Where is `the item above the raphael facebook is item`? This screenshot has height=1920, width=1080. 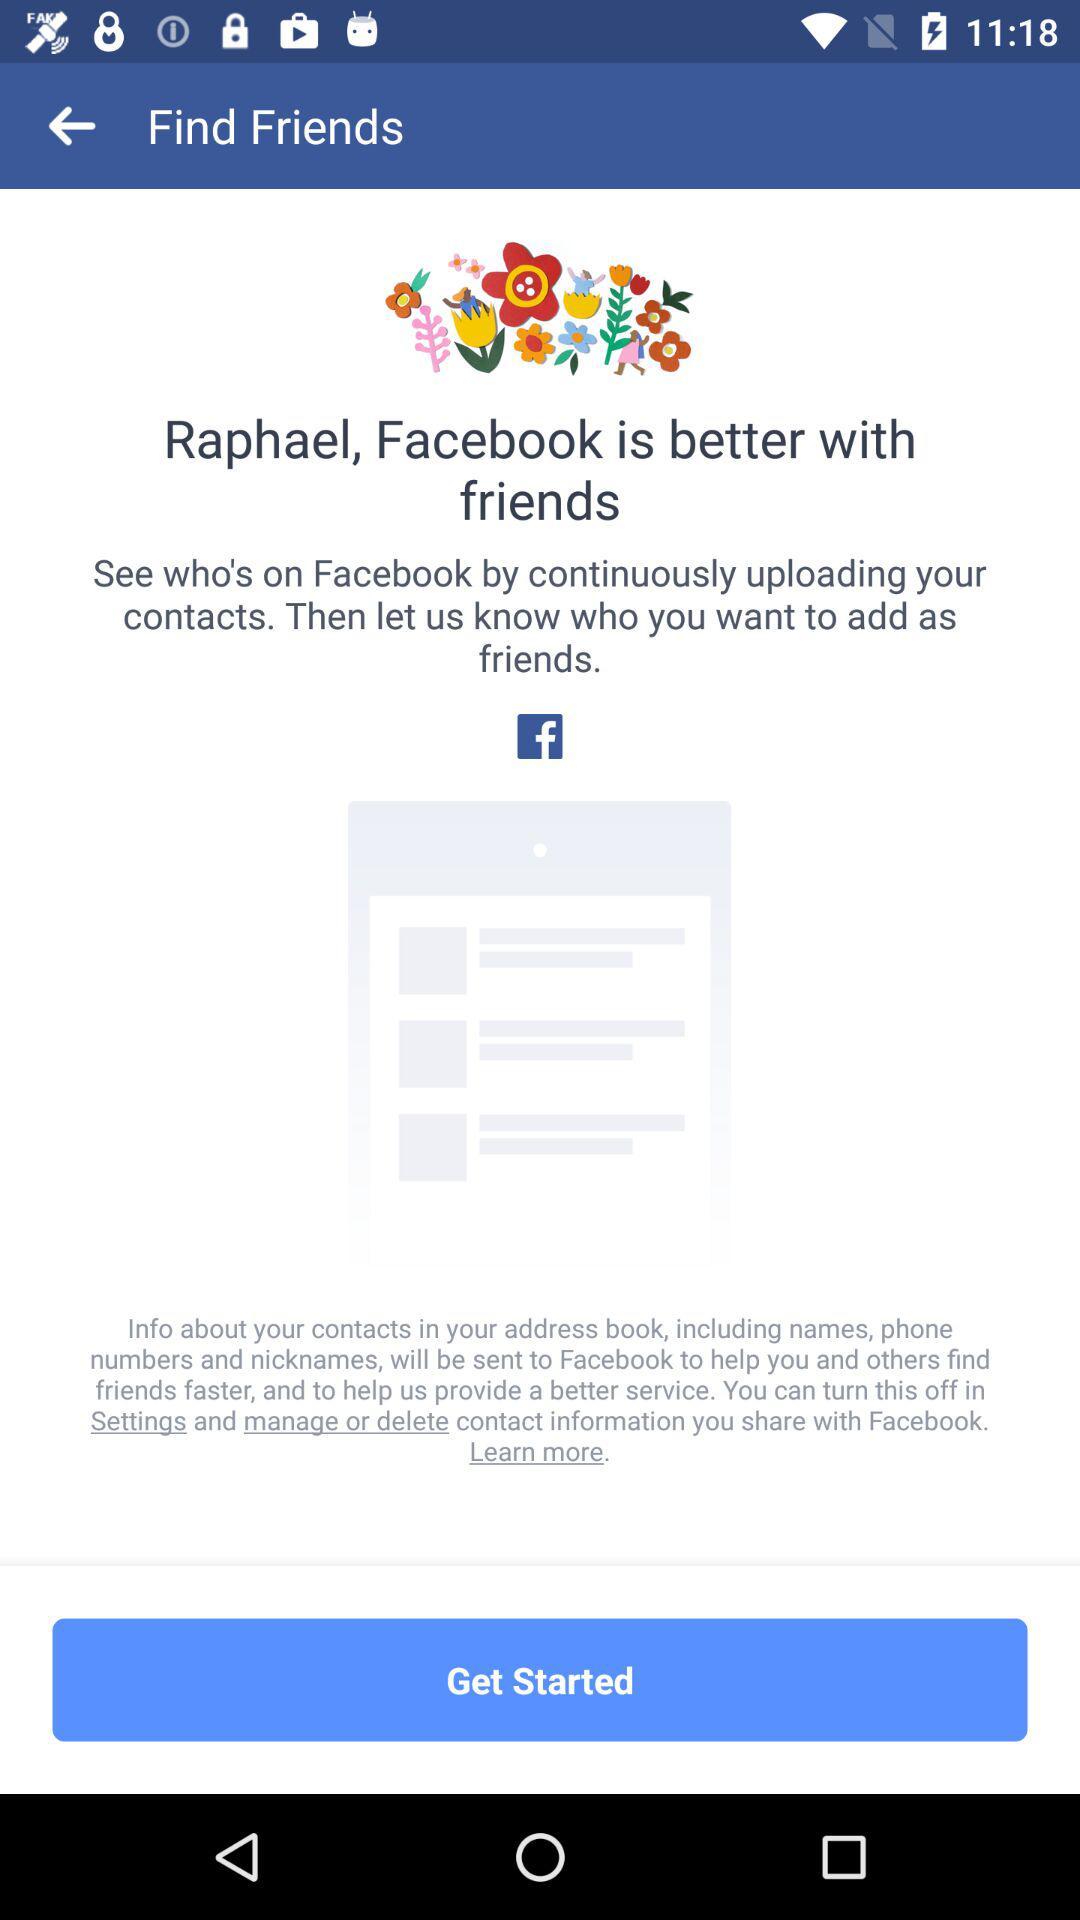
the item above the raphael facebook is item is located at coordinates (72, 124).